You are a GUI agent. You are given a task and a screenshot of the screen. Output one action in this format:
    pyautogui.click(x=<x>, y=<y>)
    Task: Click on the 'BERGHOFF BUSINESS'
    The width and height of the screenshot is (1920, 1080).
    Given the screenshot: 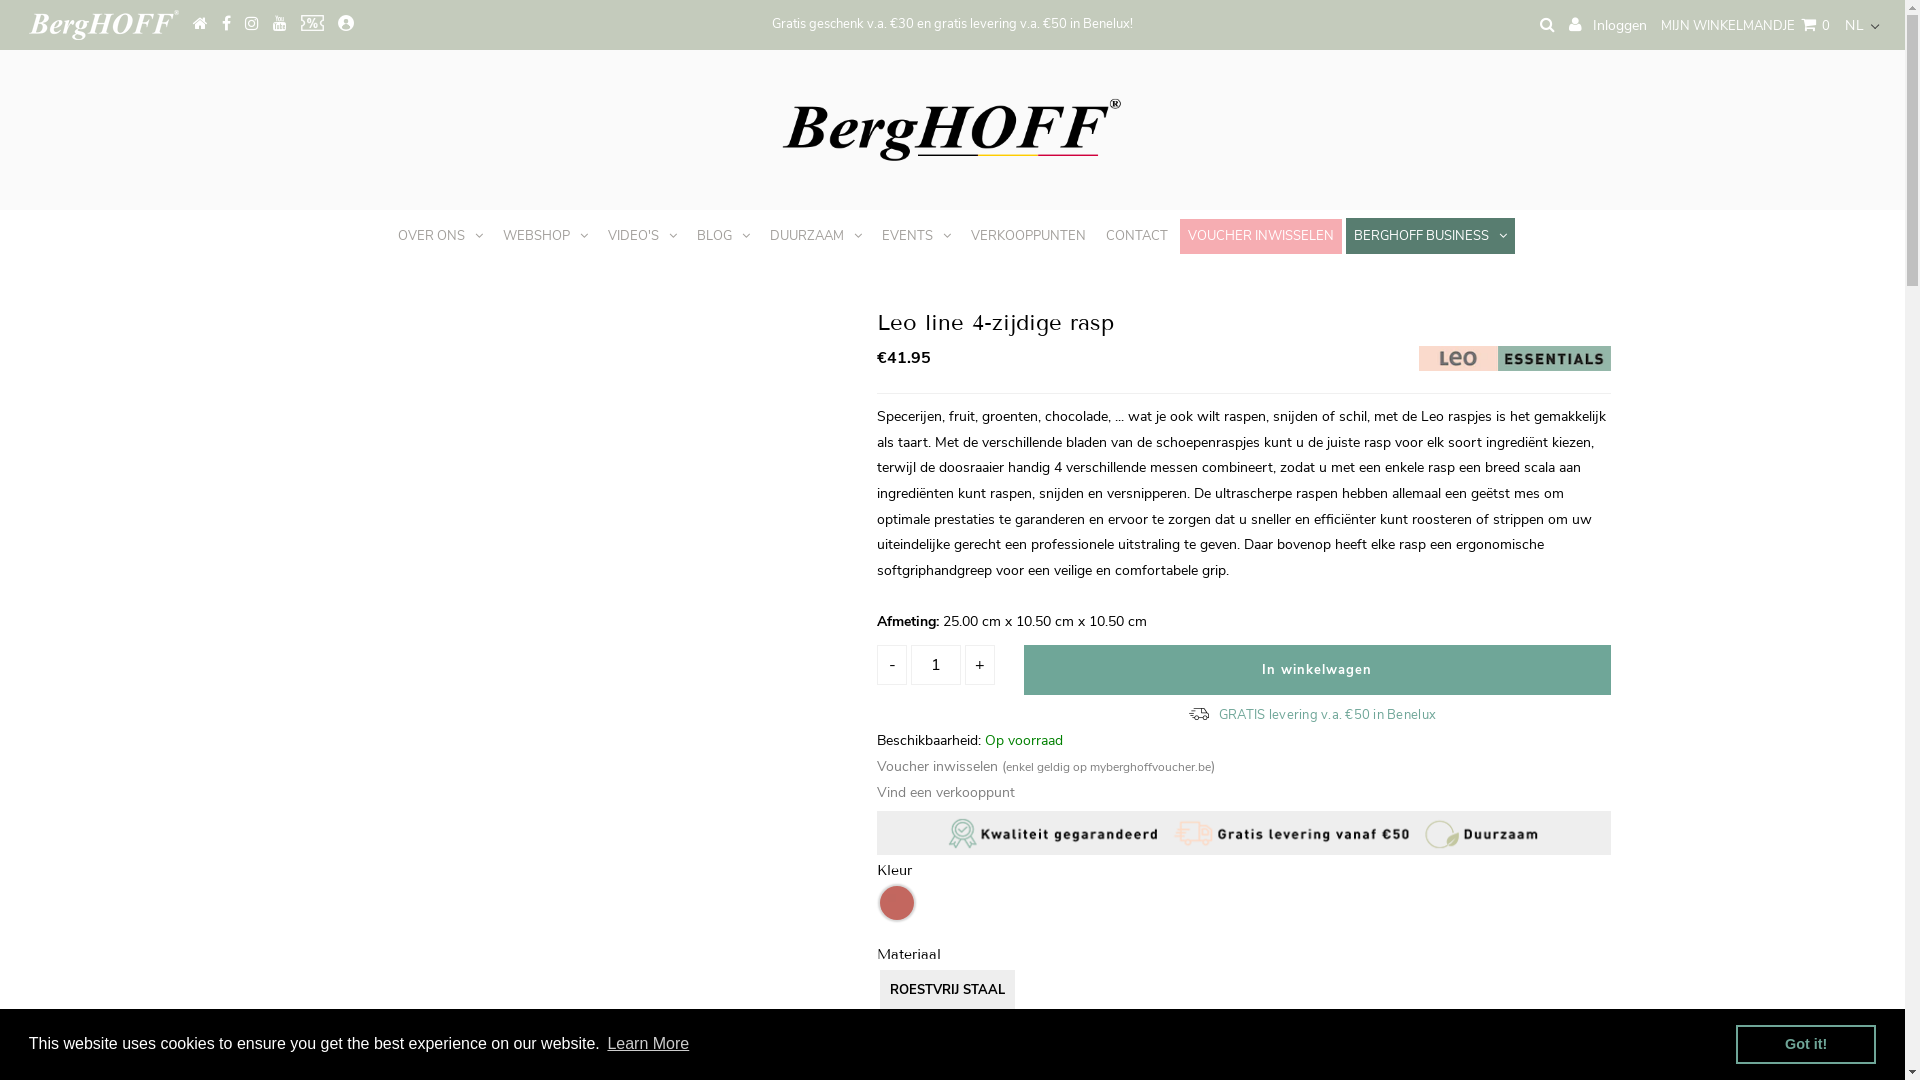 What is the action you would take?
    pyautogui.click(x=1429, y=234)
    